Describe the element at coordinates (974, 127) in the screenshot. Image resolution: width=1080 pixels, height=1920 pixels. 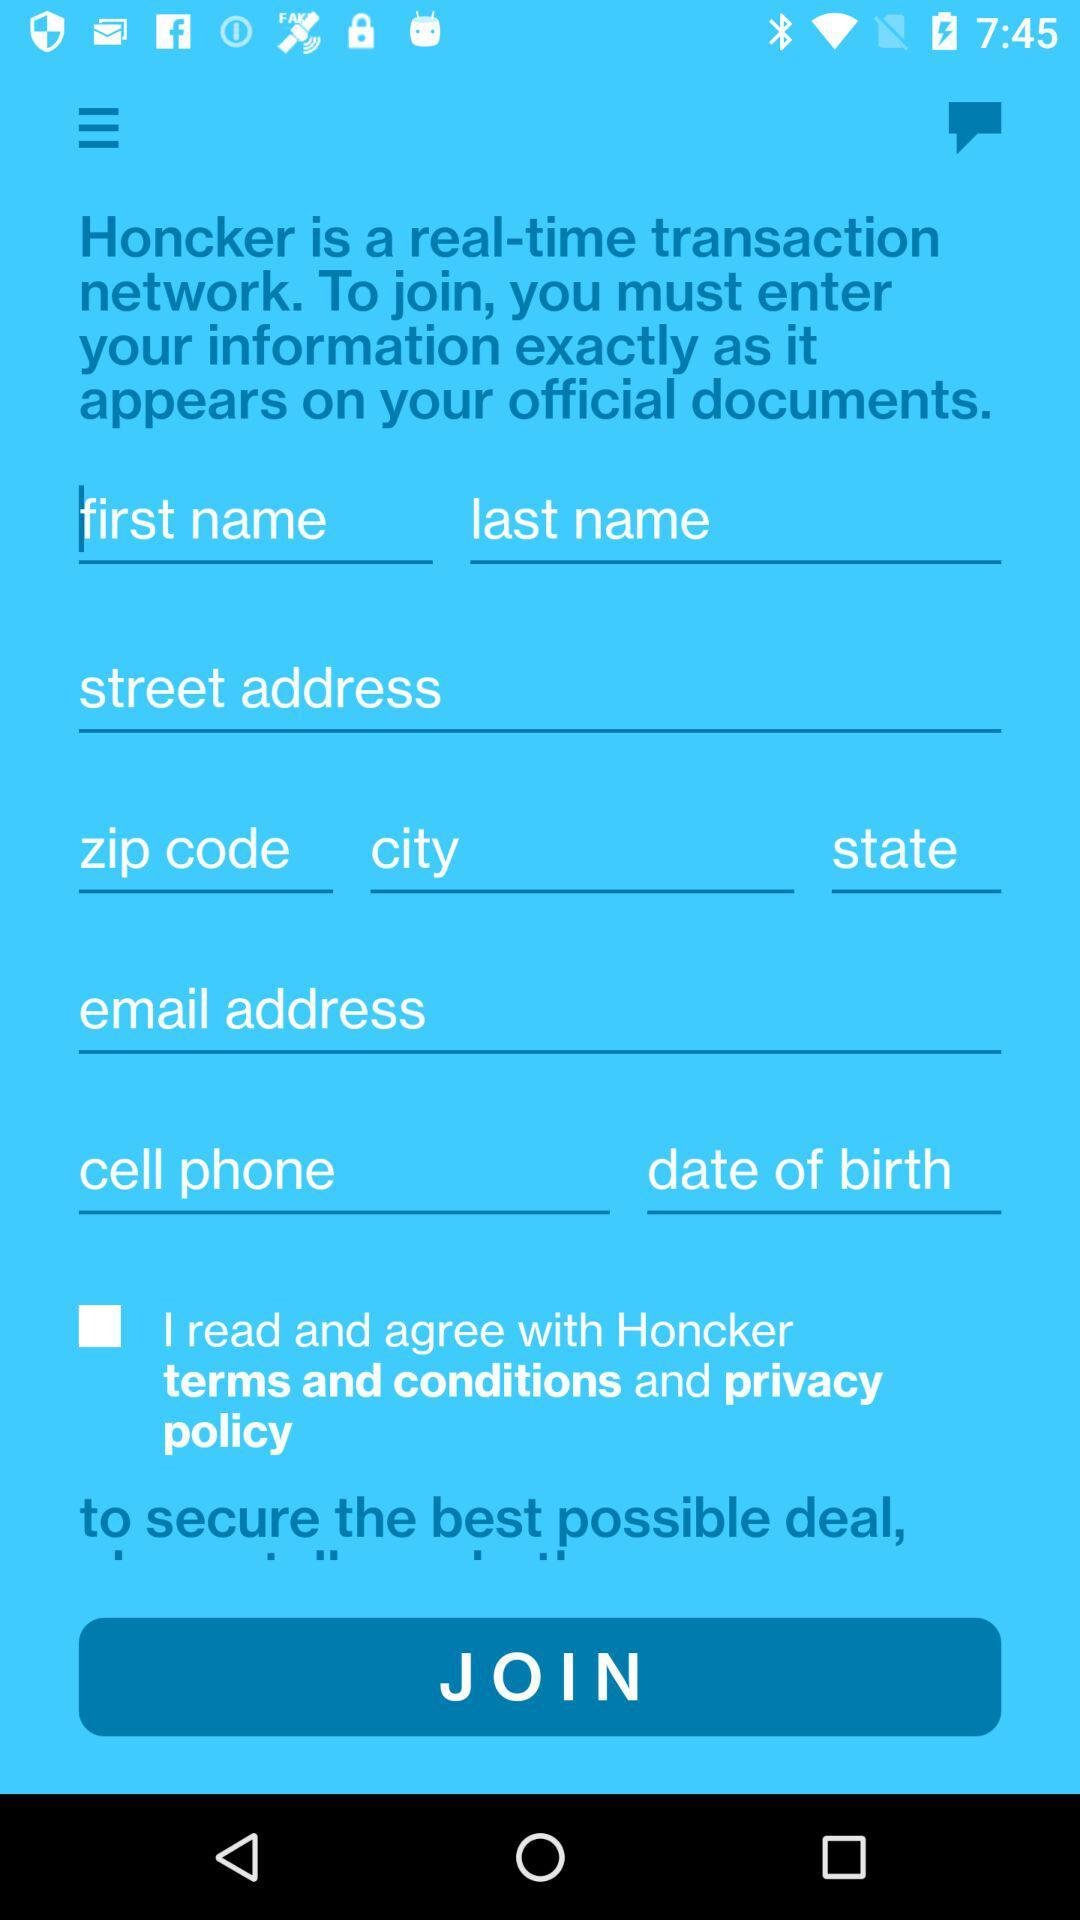
I see `contact us` at that location.